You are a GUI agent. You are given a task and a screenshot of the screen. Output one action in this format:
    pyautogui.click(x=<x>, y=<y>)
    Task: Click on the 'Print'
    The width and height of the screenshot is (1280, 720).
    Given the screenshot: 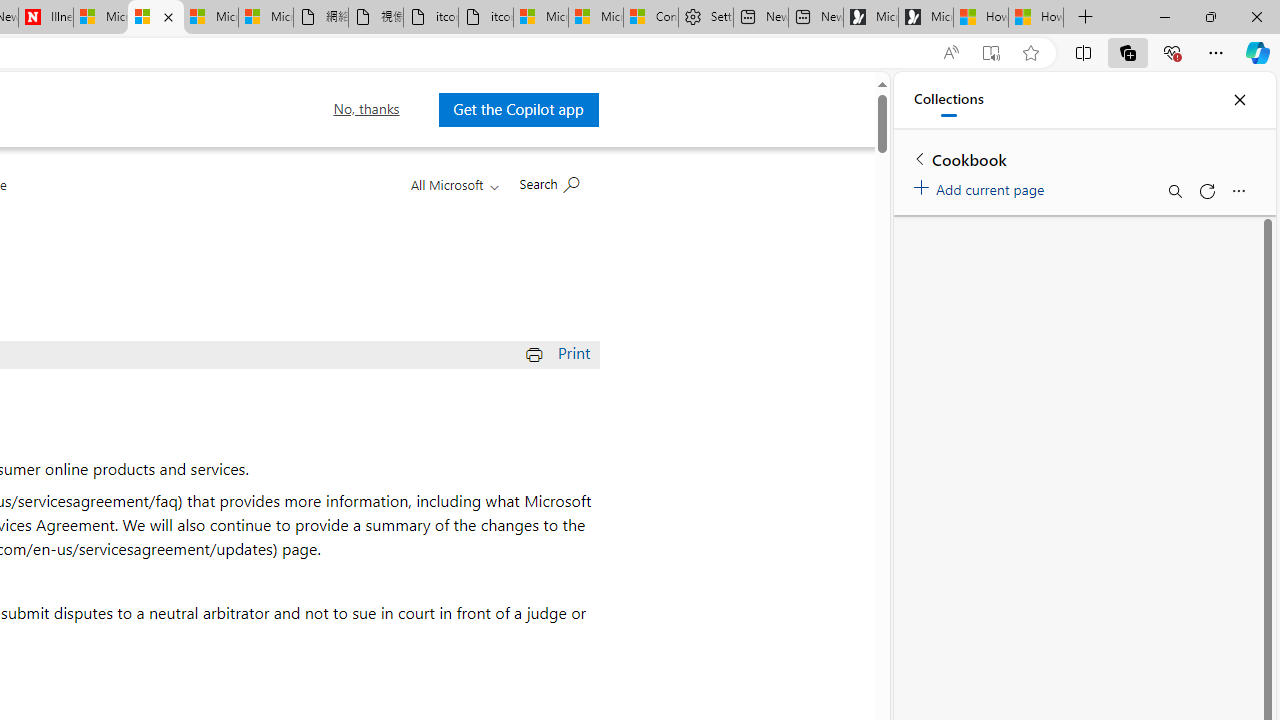 What is the action you would take?
    pyautogui.click(x=560, y=351)
    